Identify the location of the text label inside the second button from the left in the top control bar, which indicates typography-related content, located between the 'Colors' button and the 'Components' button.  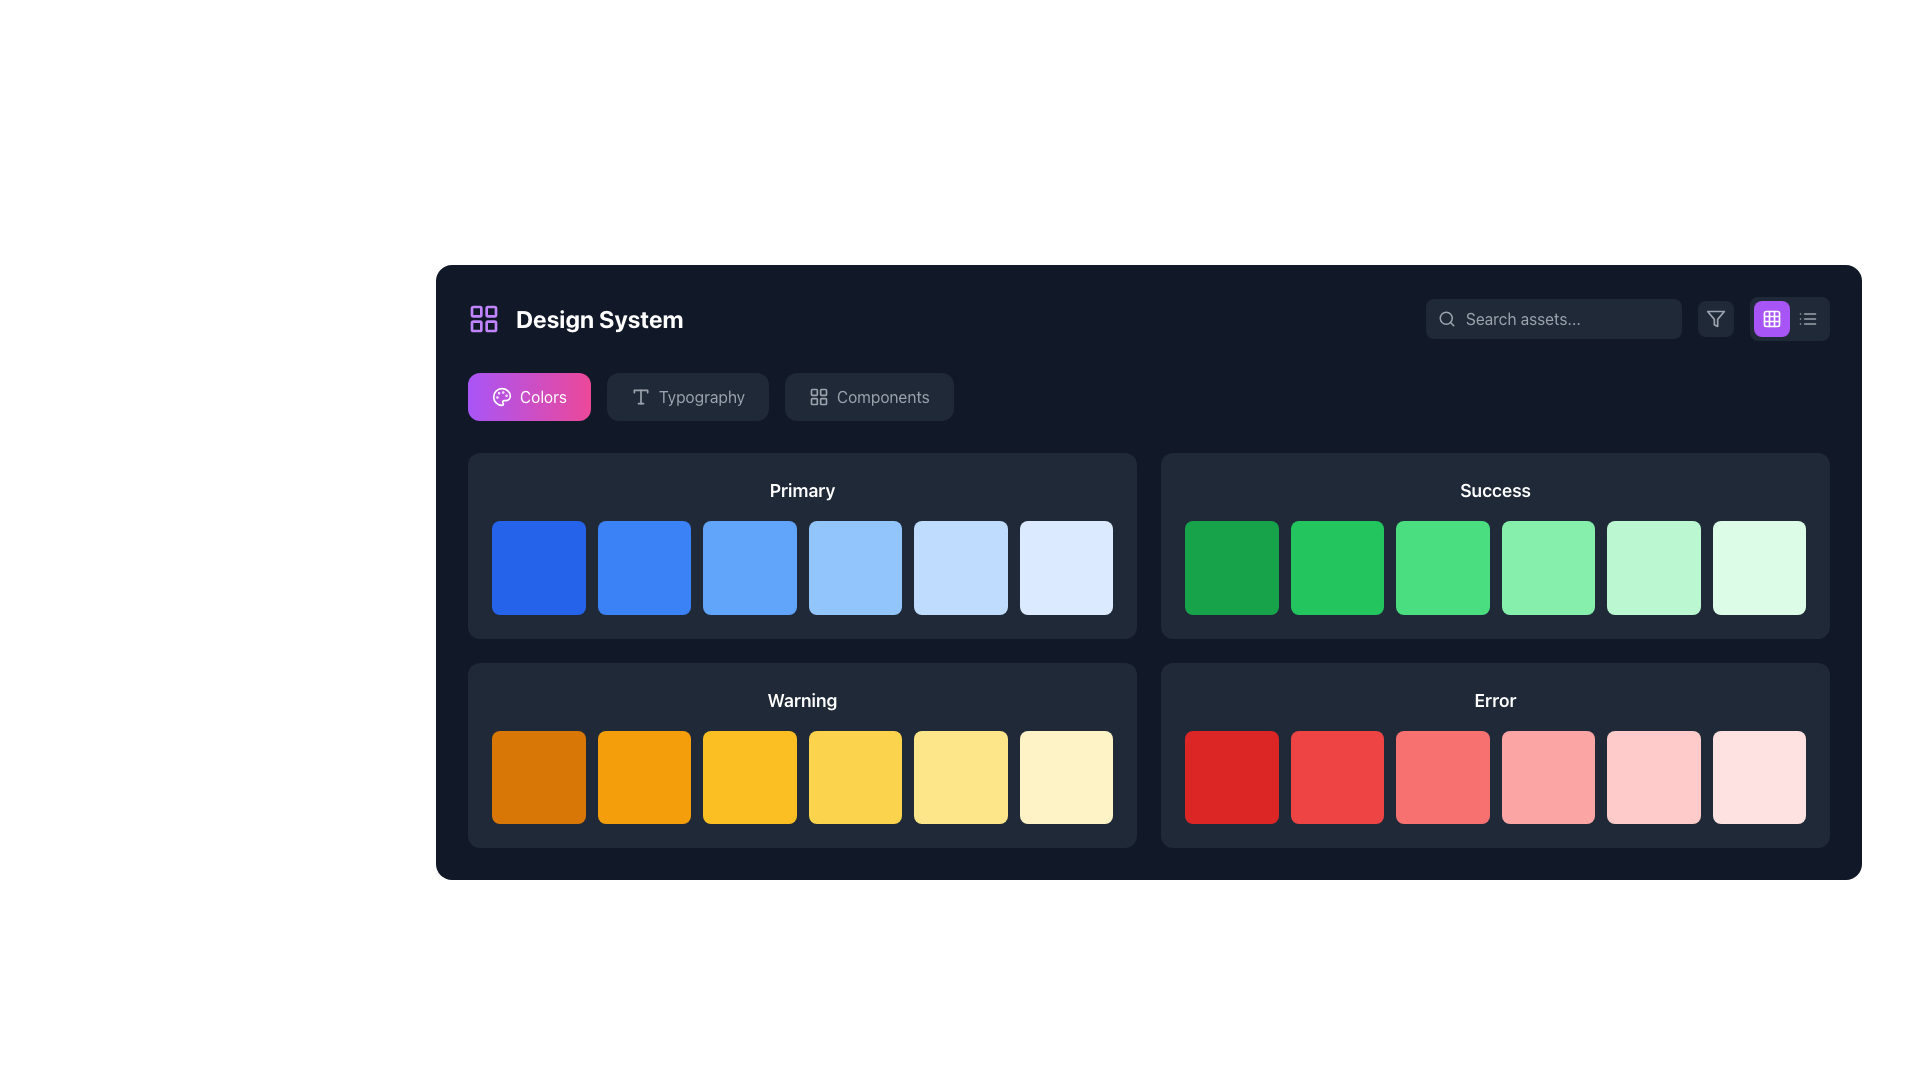
(701, 397).